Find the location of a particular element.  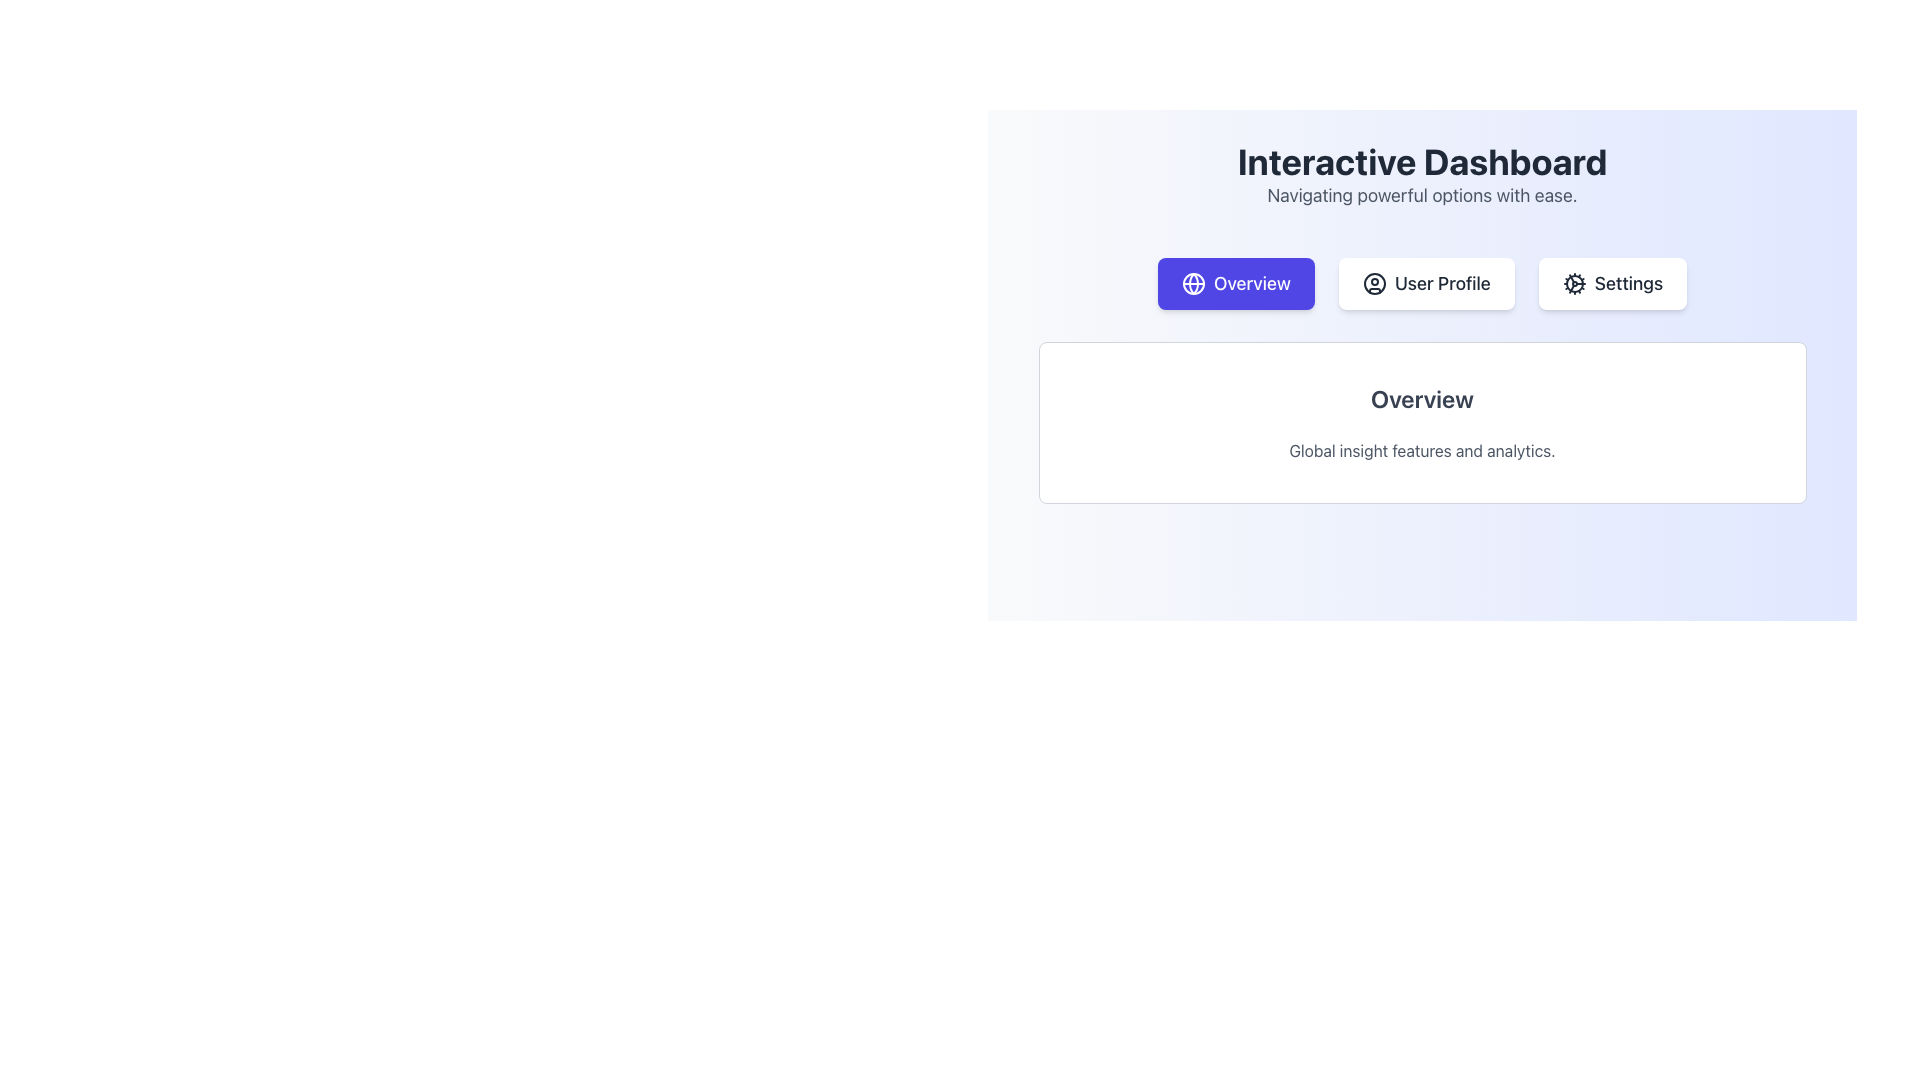

the second button in the navigation group, which directs users to their profile details and settings, to activate the hover effect is located at coordinates (1425, 284).